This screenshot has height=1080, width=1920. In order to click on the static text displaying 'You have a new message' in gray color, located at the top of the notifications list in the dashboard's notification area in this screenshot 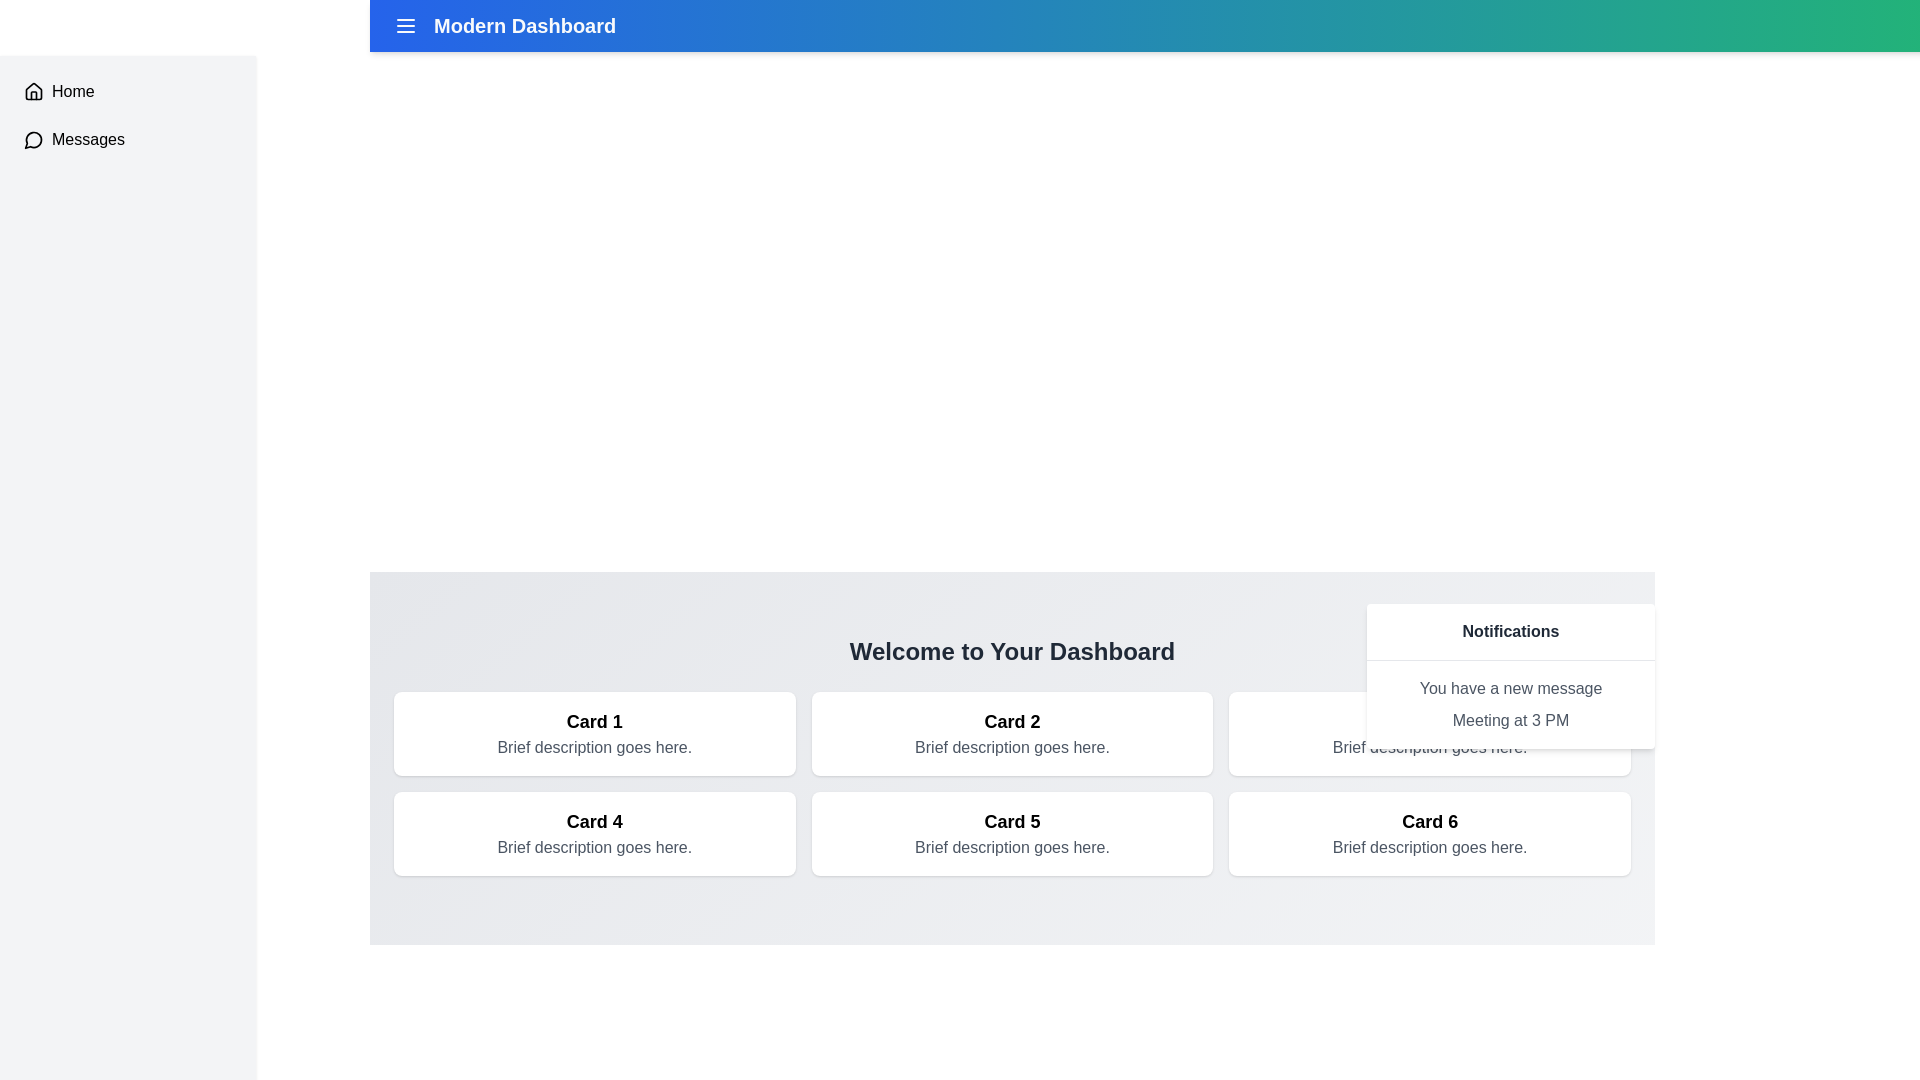, I will do `click(1511, 688)`.